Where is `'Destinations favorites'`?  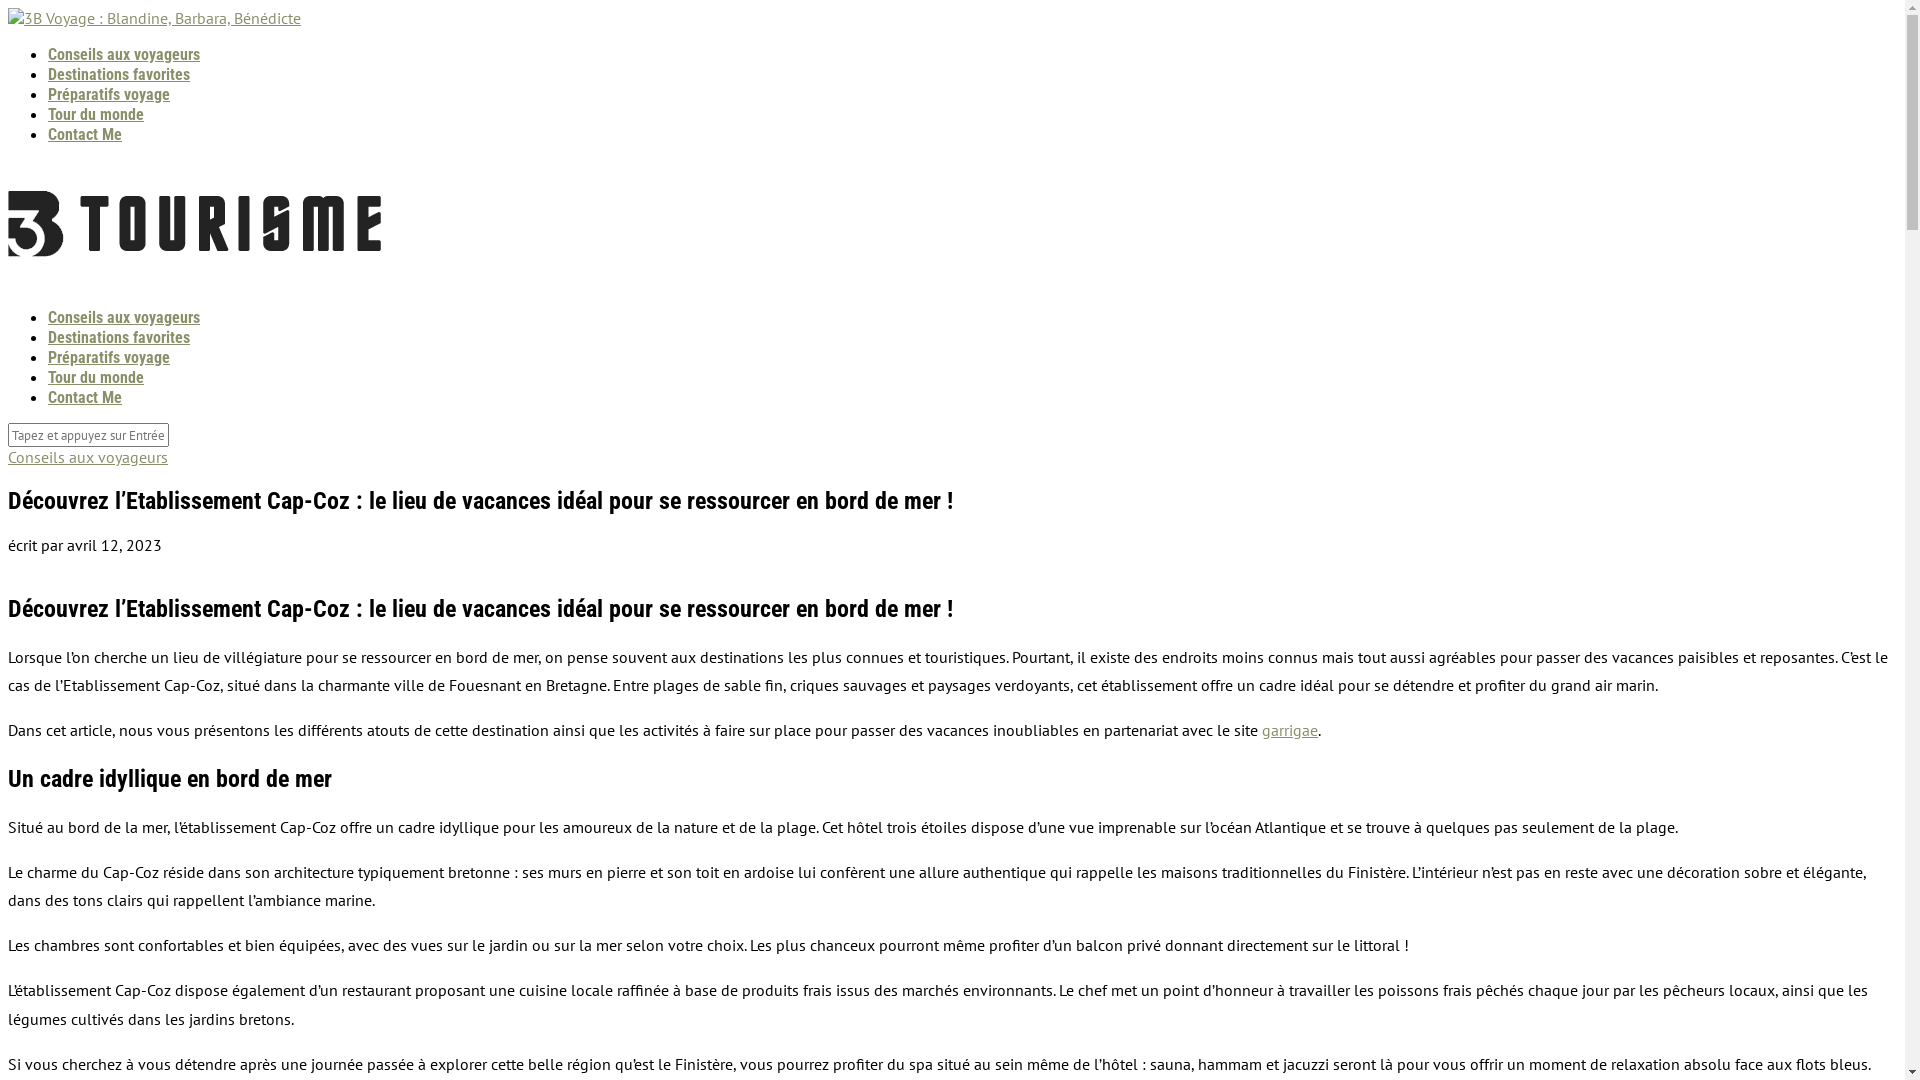
'Destinations favorites' is located at coordinates (118, 336).